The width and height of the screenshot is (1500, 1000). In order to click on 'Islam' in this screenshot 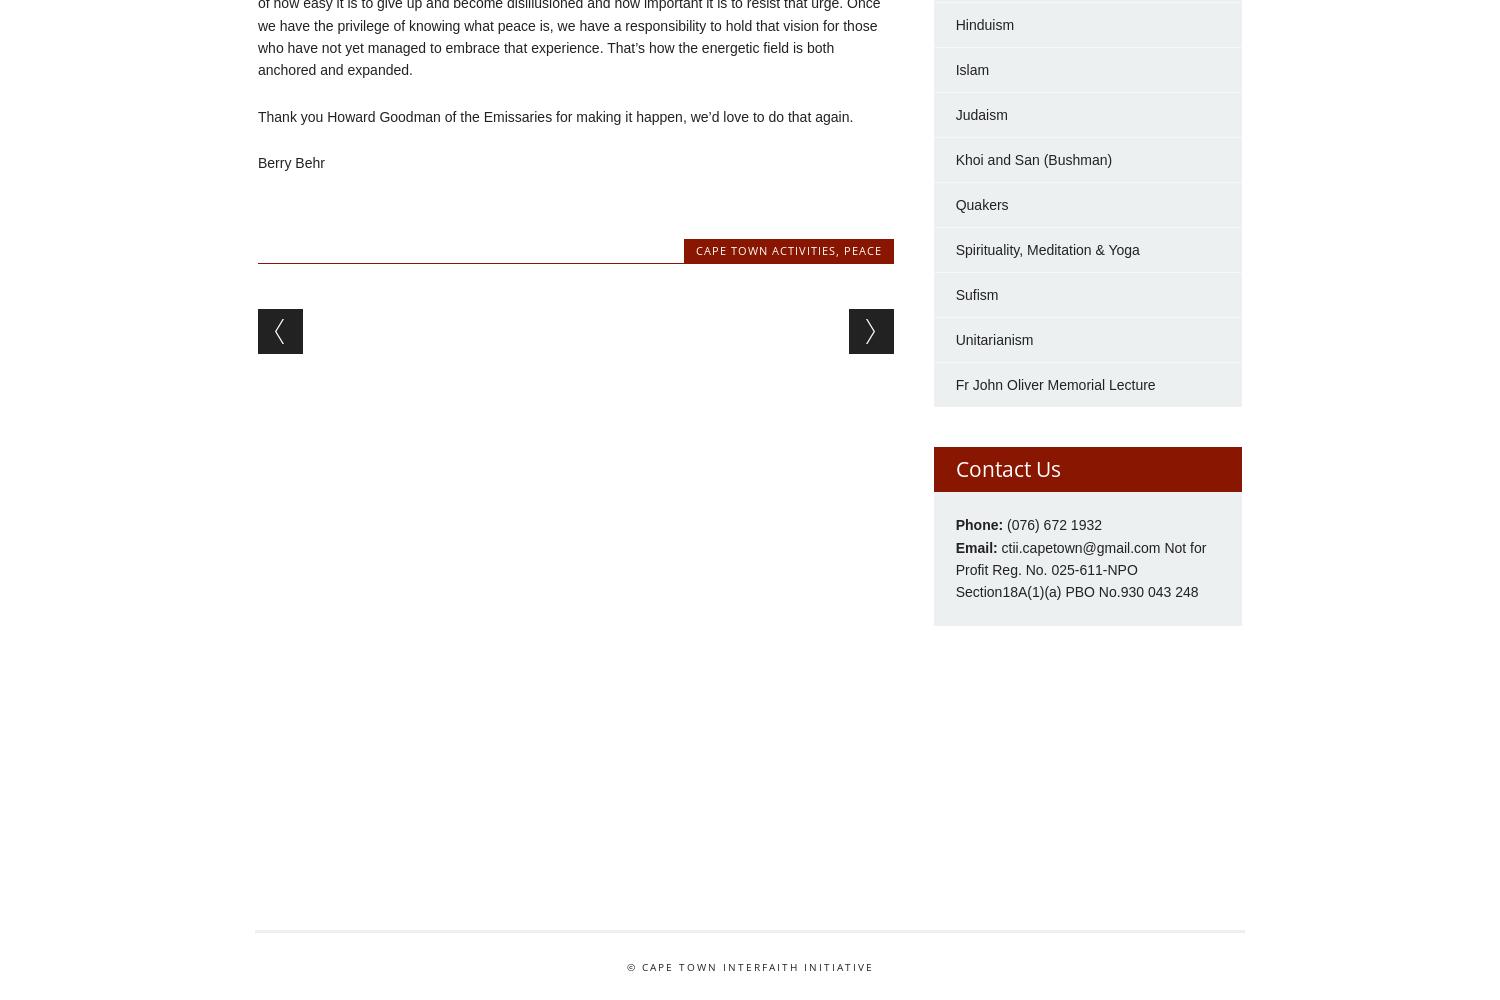, I will do `click(954, 68)`.